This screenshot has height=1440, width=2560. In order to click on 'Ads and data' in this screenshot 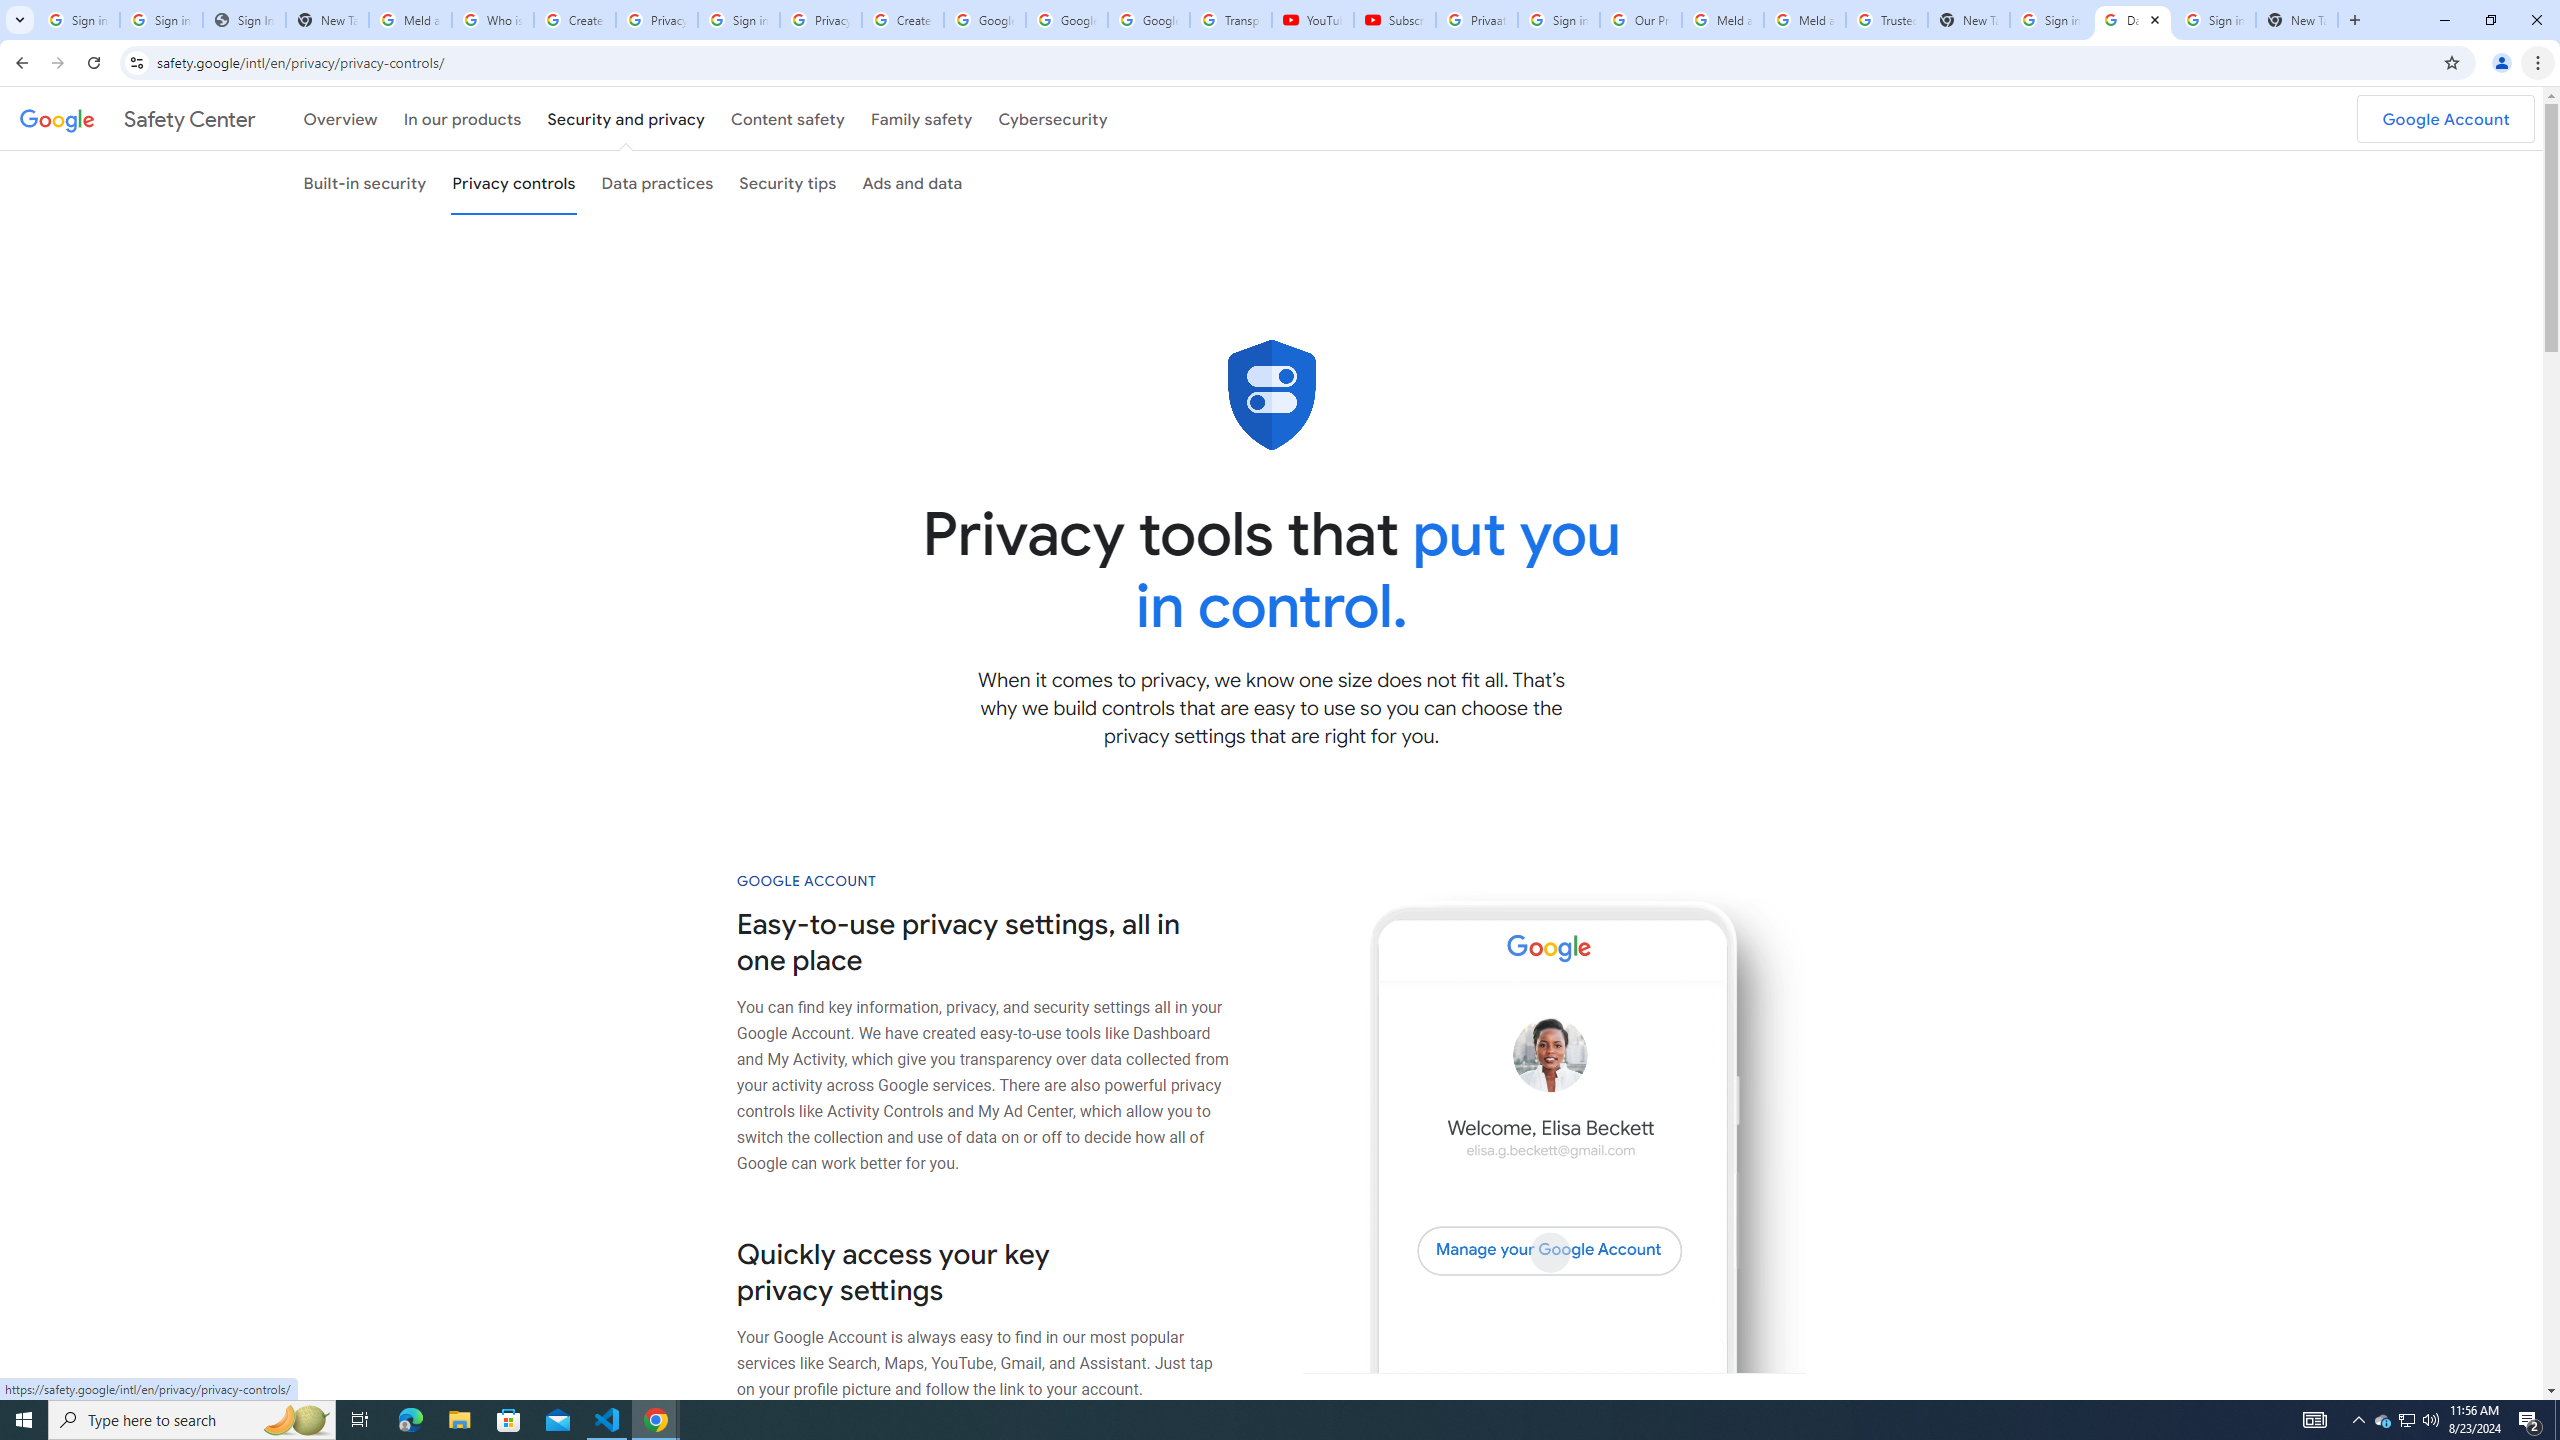, I will do `click(912, 181)`.